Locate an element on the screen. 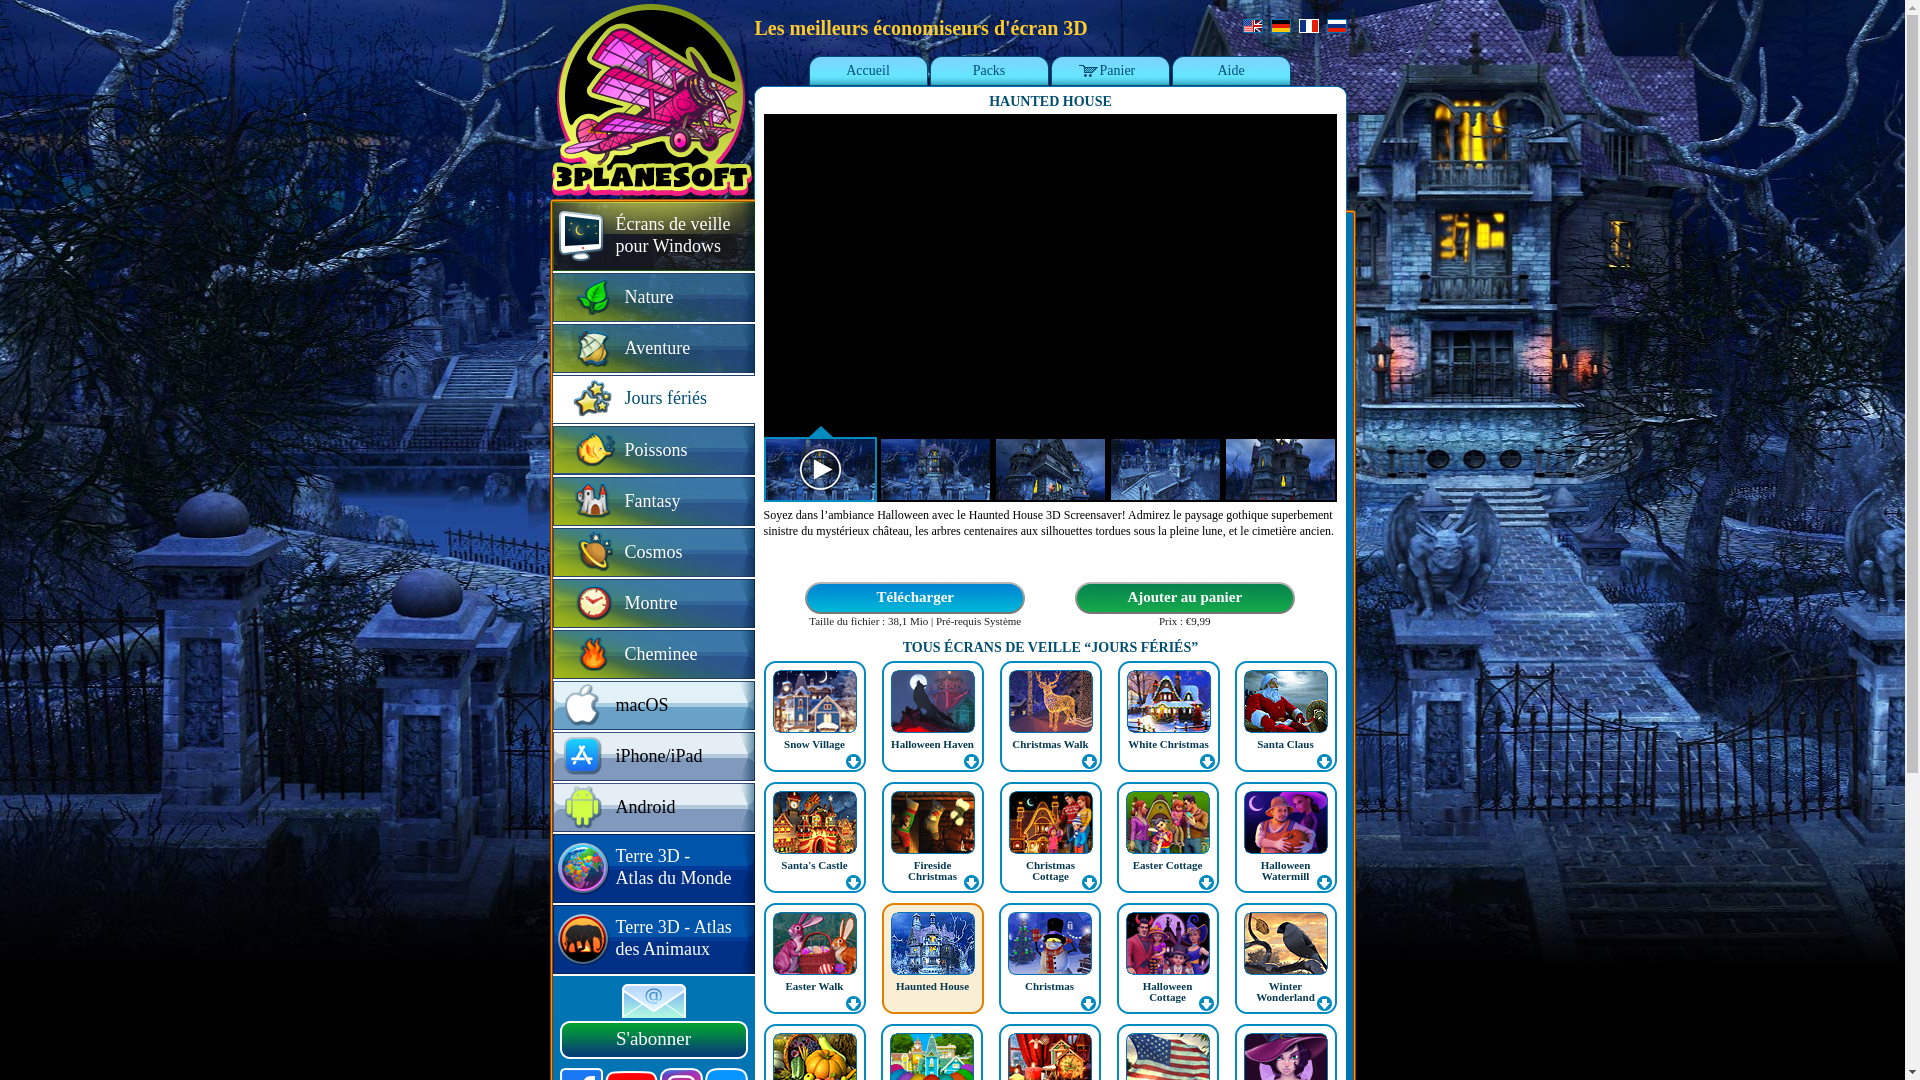 The width and height of the screenshot is (1920, 1080). 'Packs' is located at coordinates (988, 71).